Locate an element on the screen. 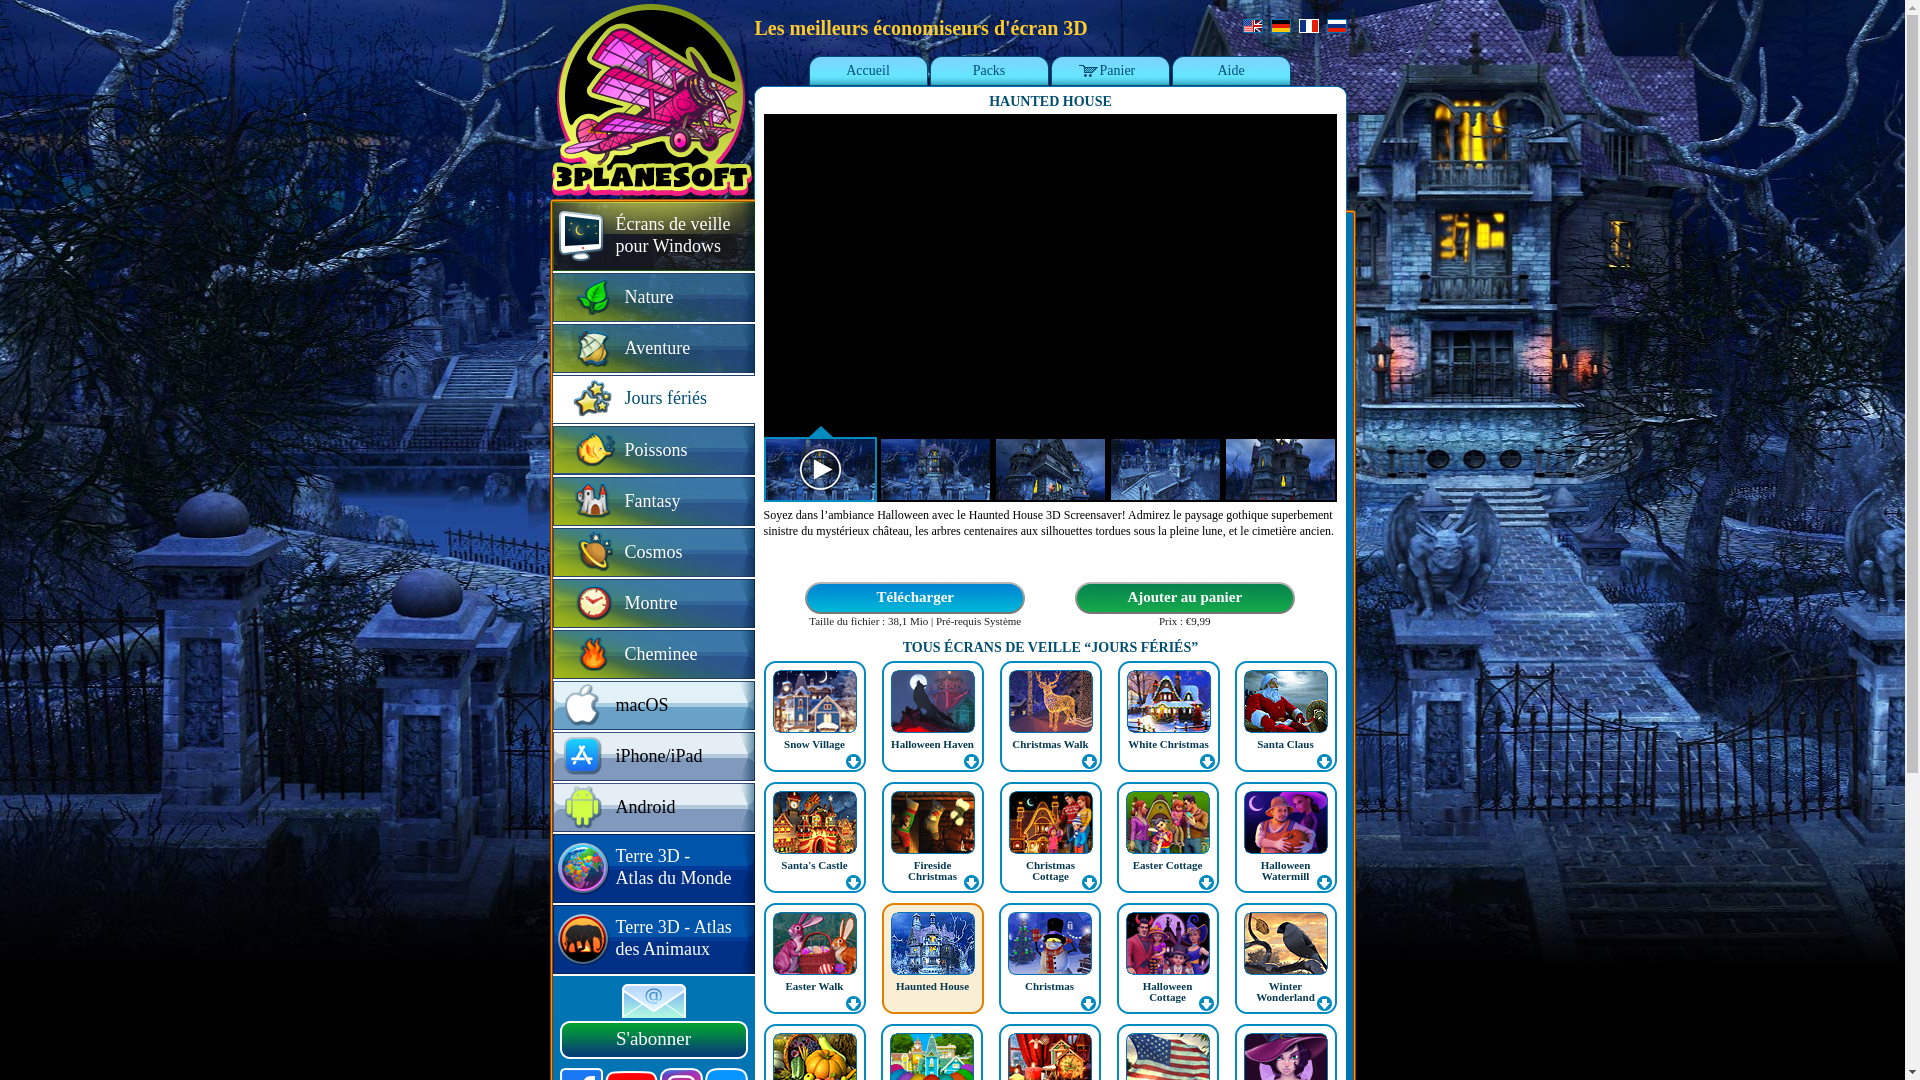 The width and height of the screenshot is (1920, 1080). 'Packs' is located at coordinates (988, 71).